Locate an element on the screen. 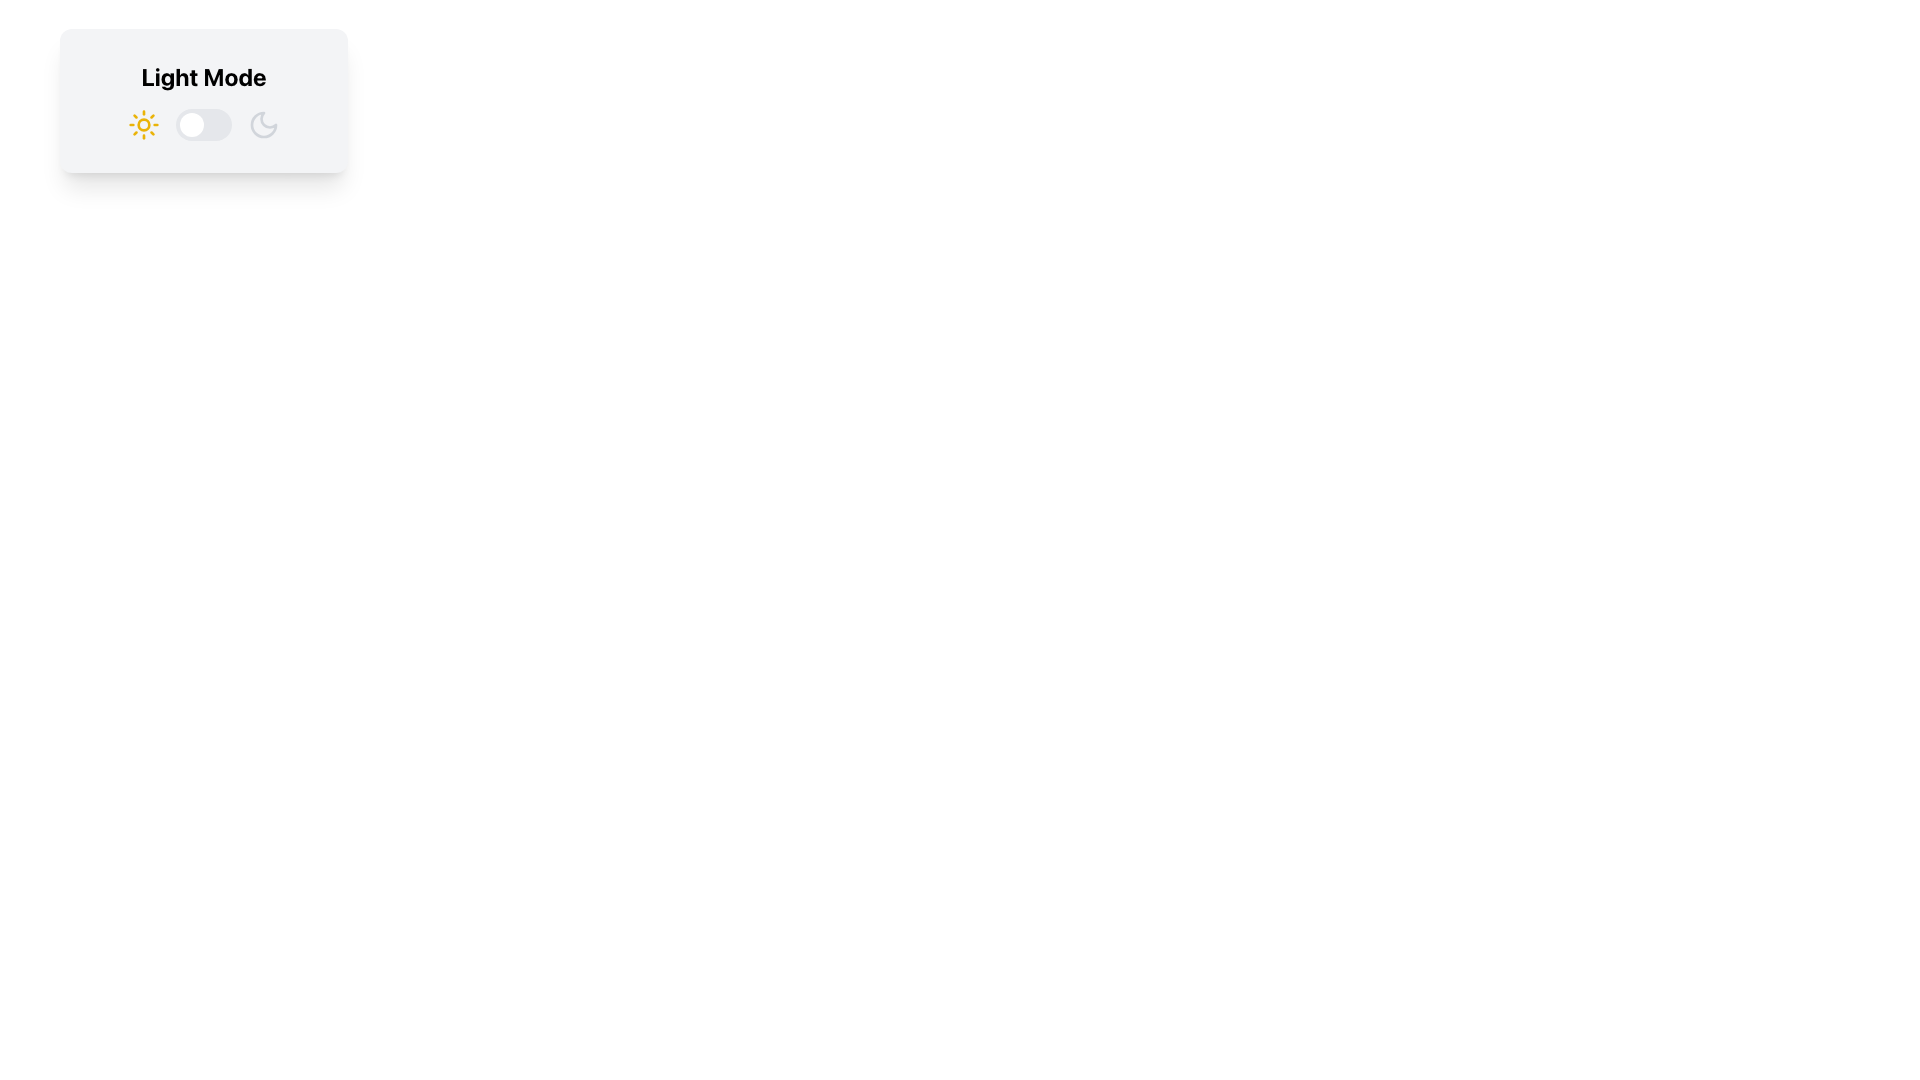 Image resolution: width=1920 pixels, height=1080 pixels. the sun or moon icons of the Toggle Switch with Adjacent Icons is located at coordinates (203, 124).